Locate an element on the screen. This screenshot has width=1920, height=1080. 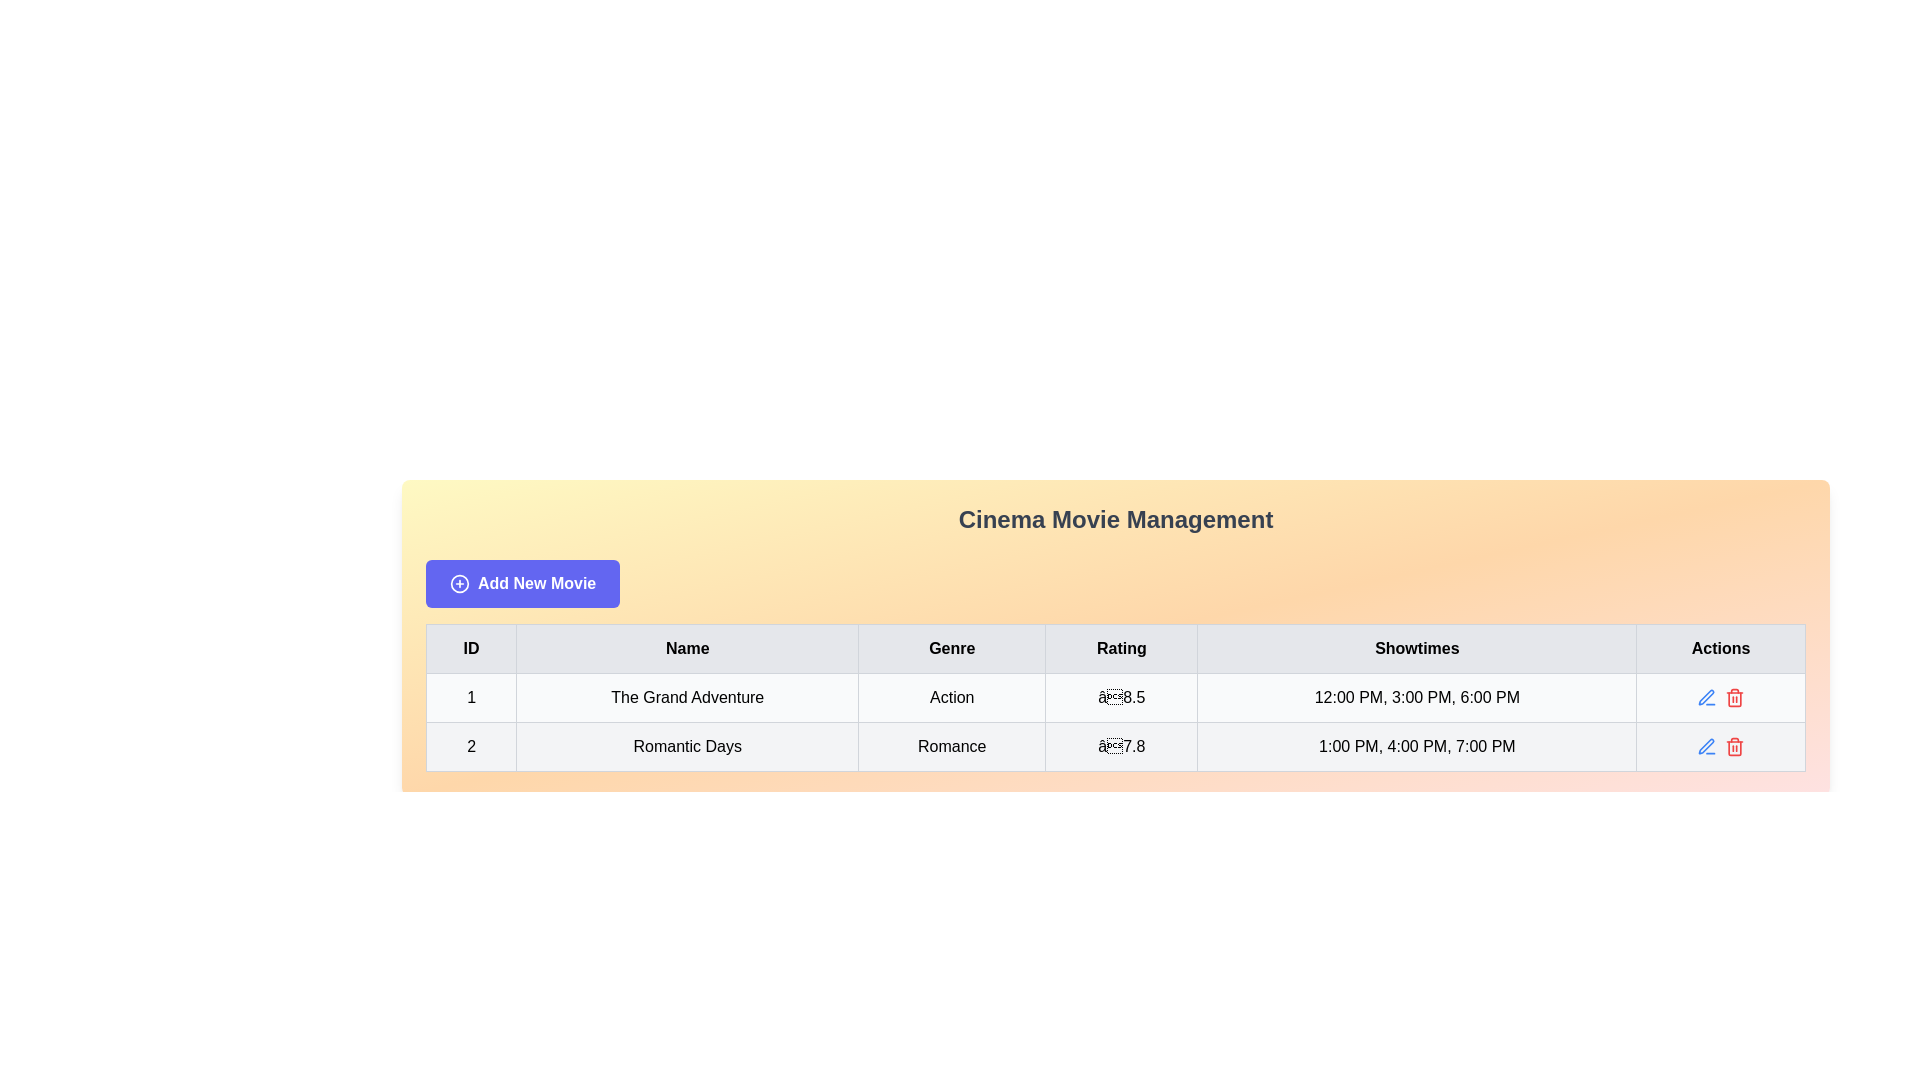
the 'Showtimes' header cell in the table, which is the fifth header positioned between 'Rating' and 'Actions' is located at coordinates (1416, 648).